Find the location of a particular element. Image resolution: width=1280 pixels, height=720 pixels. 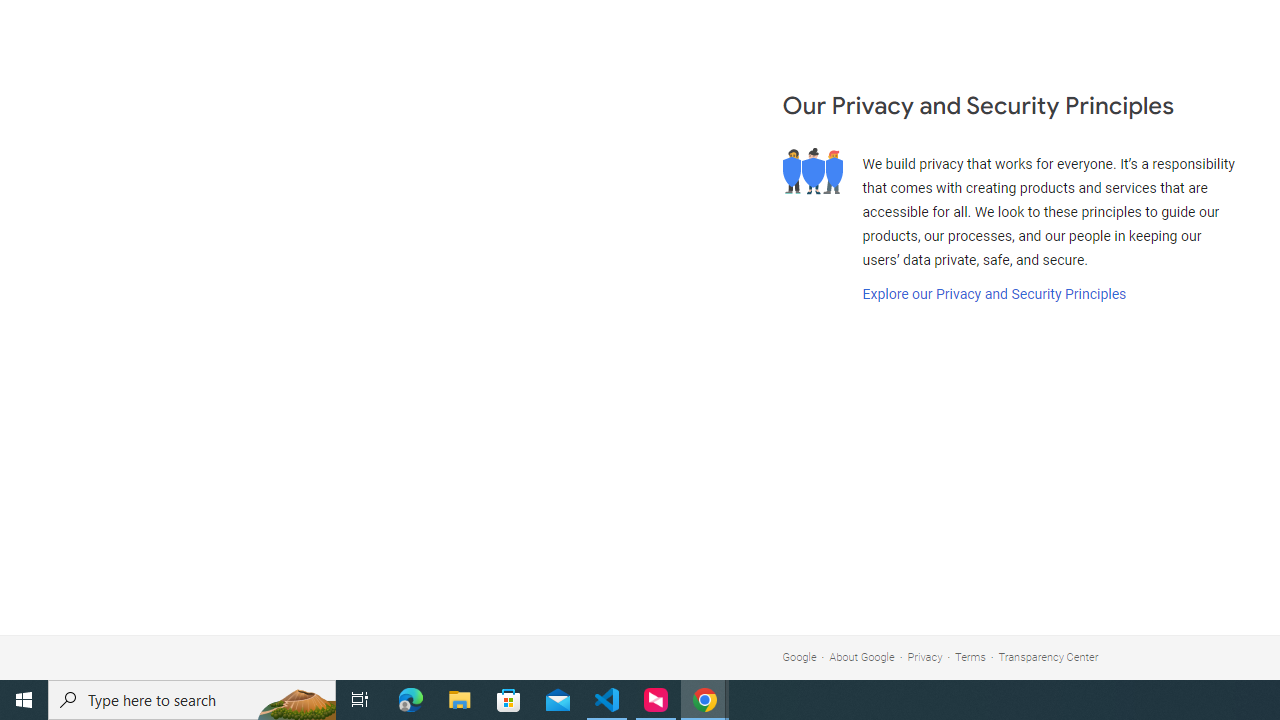

'Google' is located at coordinates (798, 657).